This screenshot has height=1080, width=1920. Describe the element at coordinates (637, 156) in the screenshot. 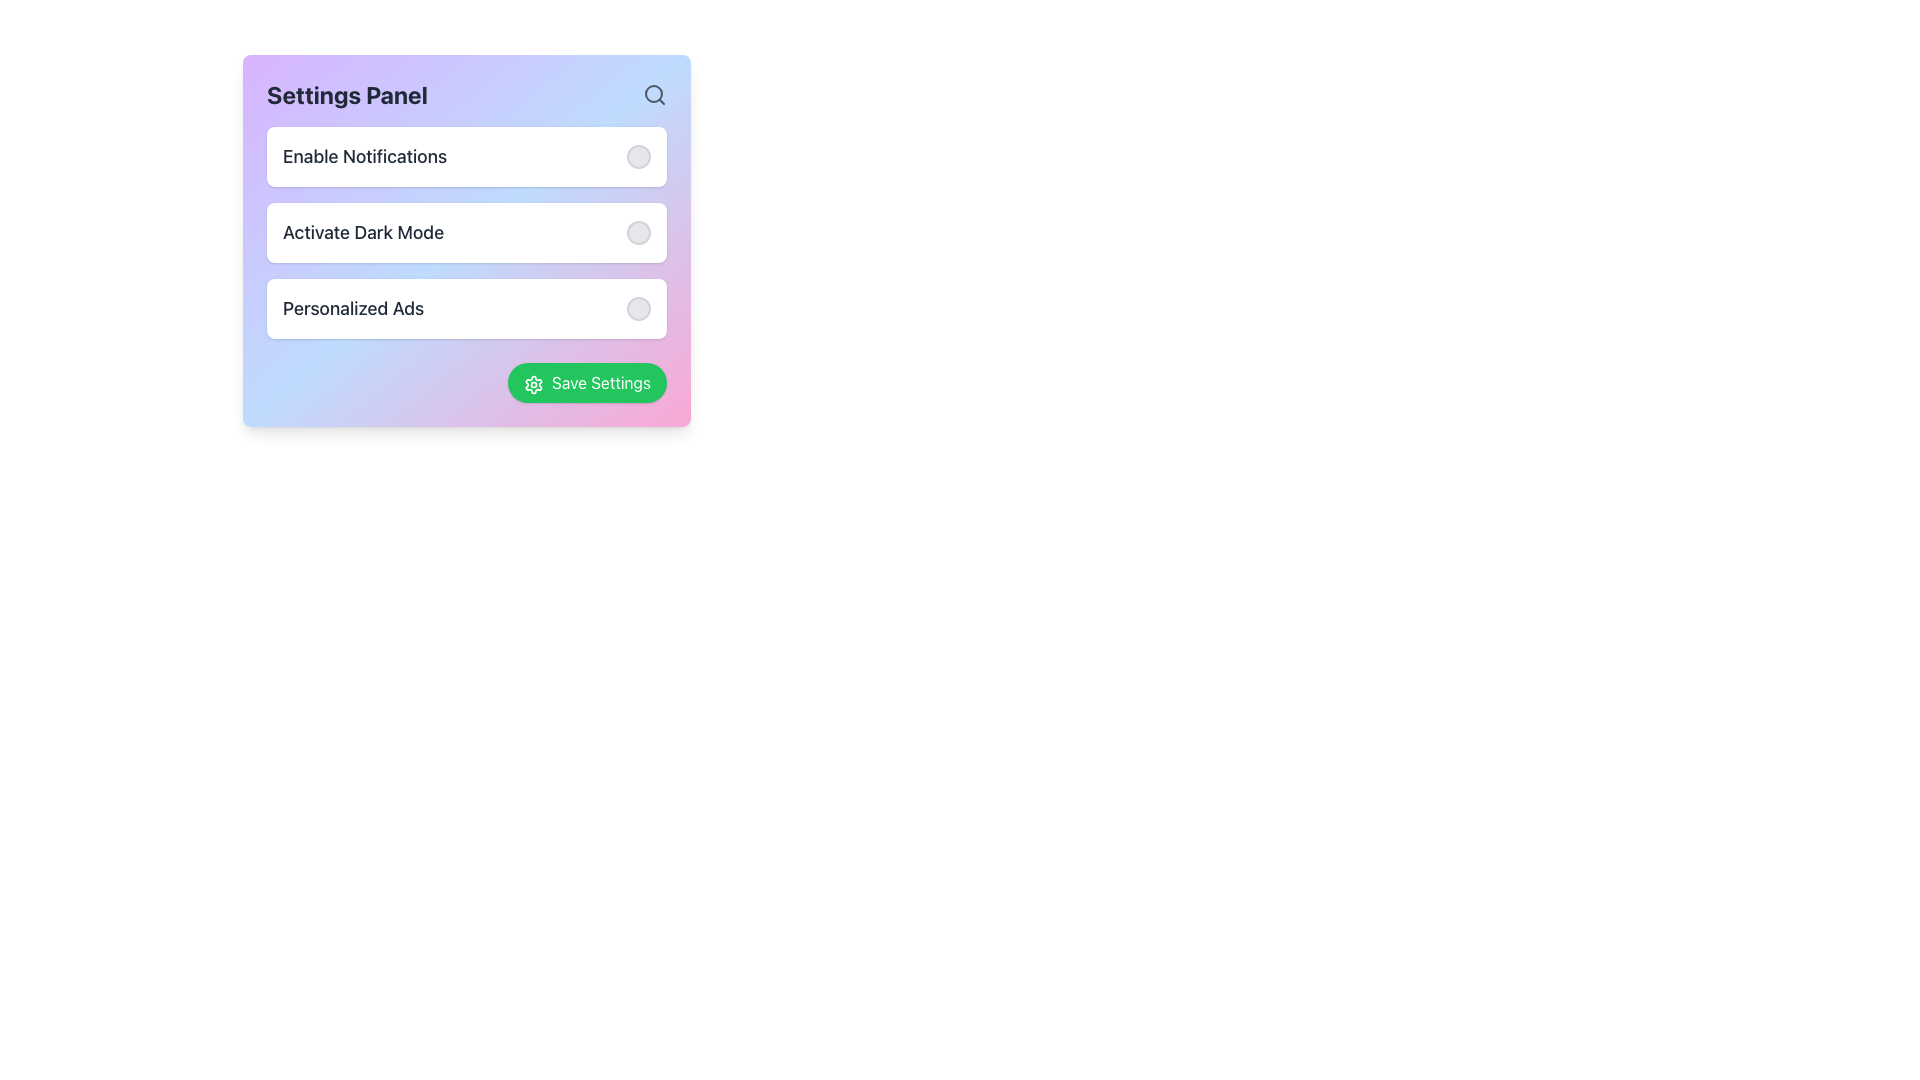

I see `the circular button with a light gray background located to the right of the 'Enable Notifications' label` at that location.